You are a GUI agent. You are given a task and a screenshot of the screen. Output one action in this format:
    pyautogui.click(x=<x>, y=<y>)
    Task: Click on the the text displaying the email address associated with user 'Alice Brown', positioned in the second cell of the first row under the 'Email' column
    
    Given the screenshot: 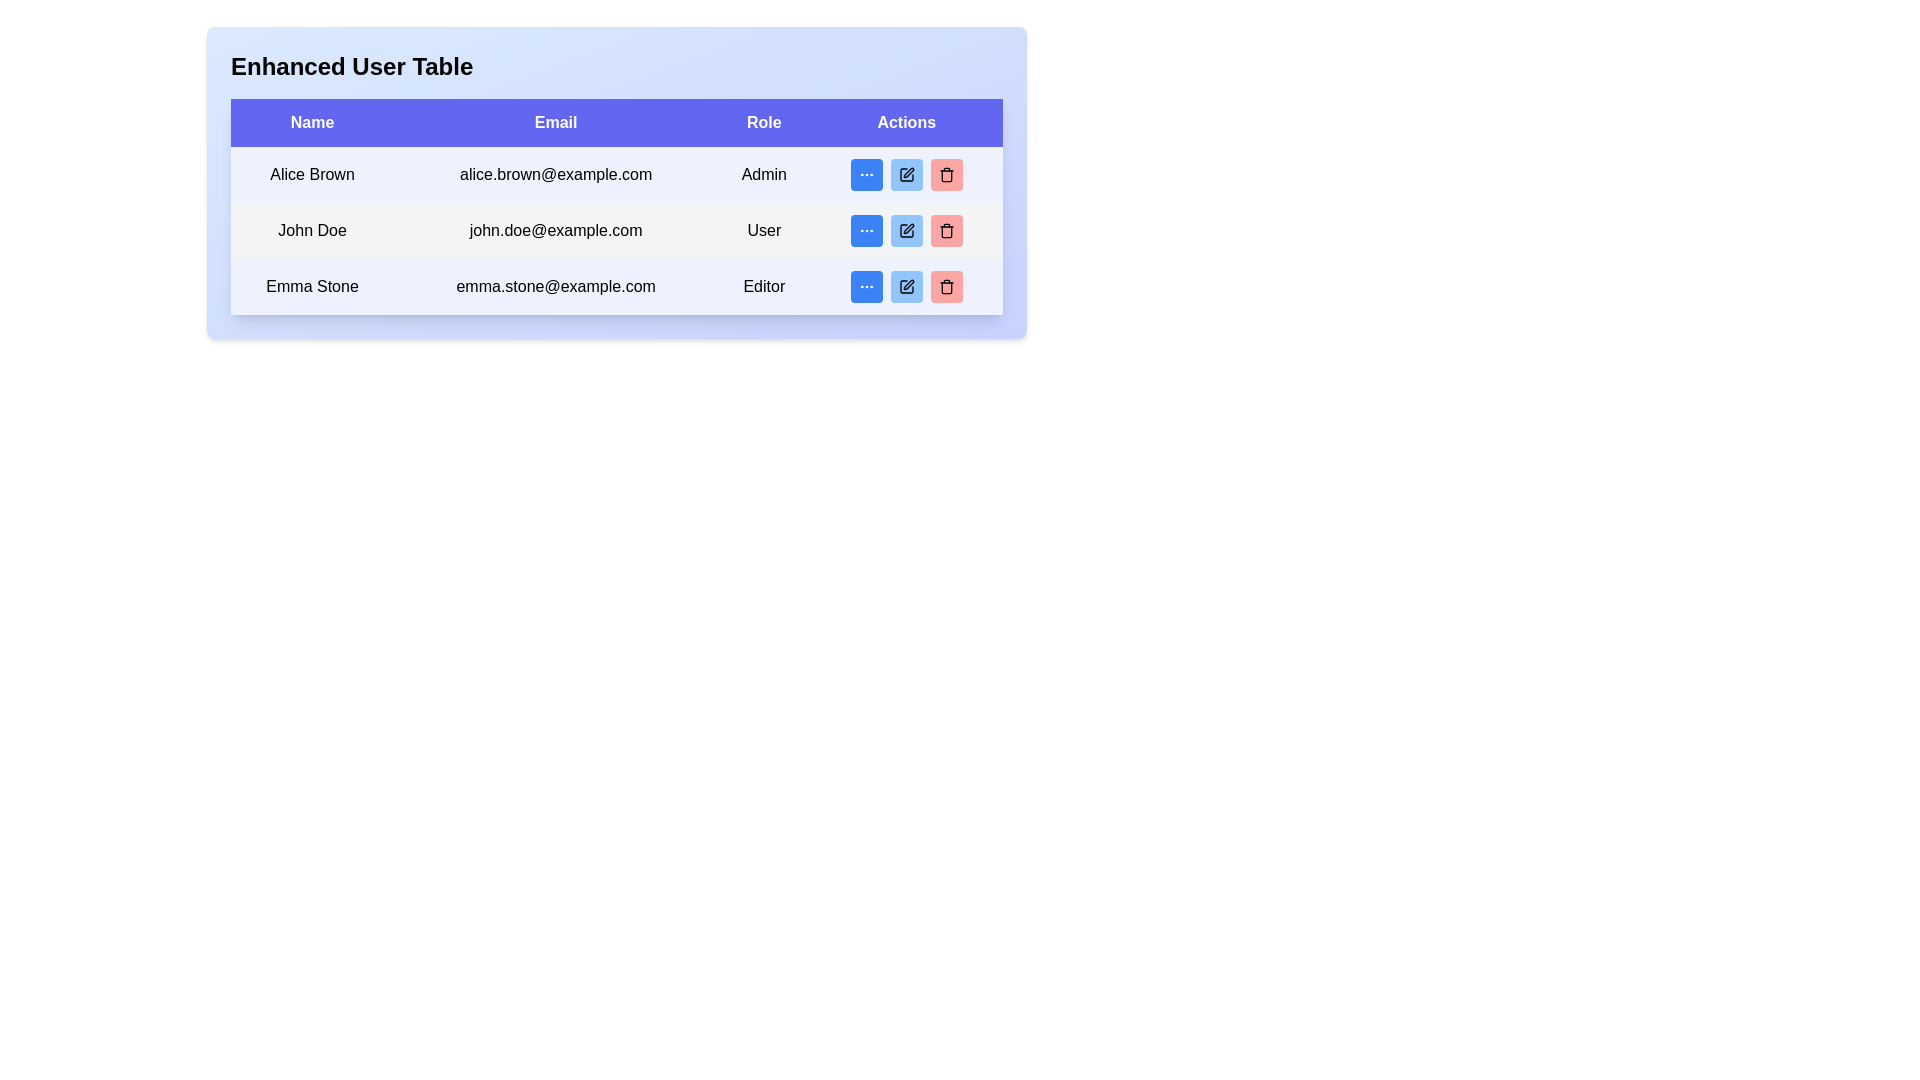 What is the action you would take?
    pyautogui.click(x=556, y=173)
    